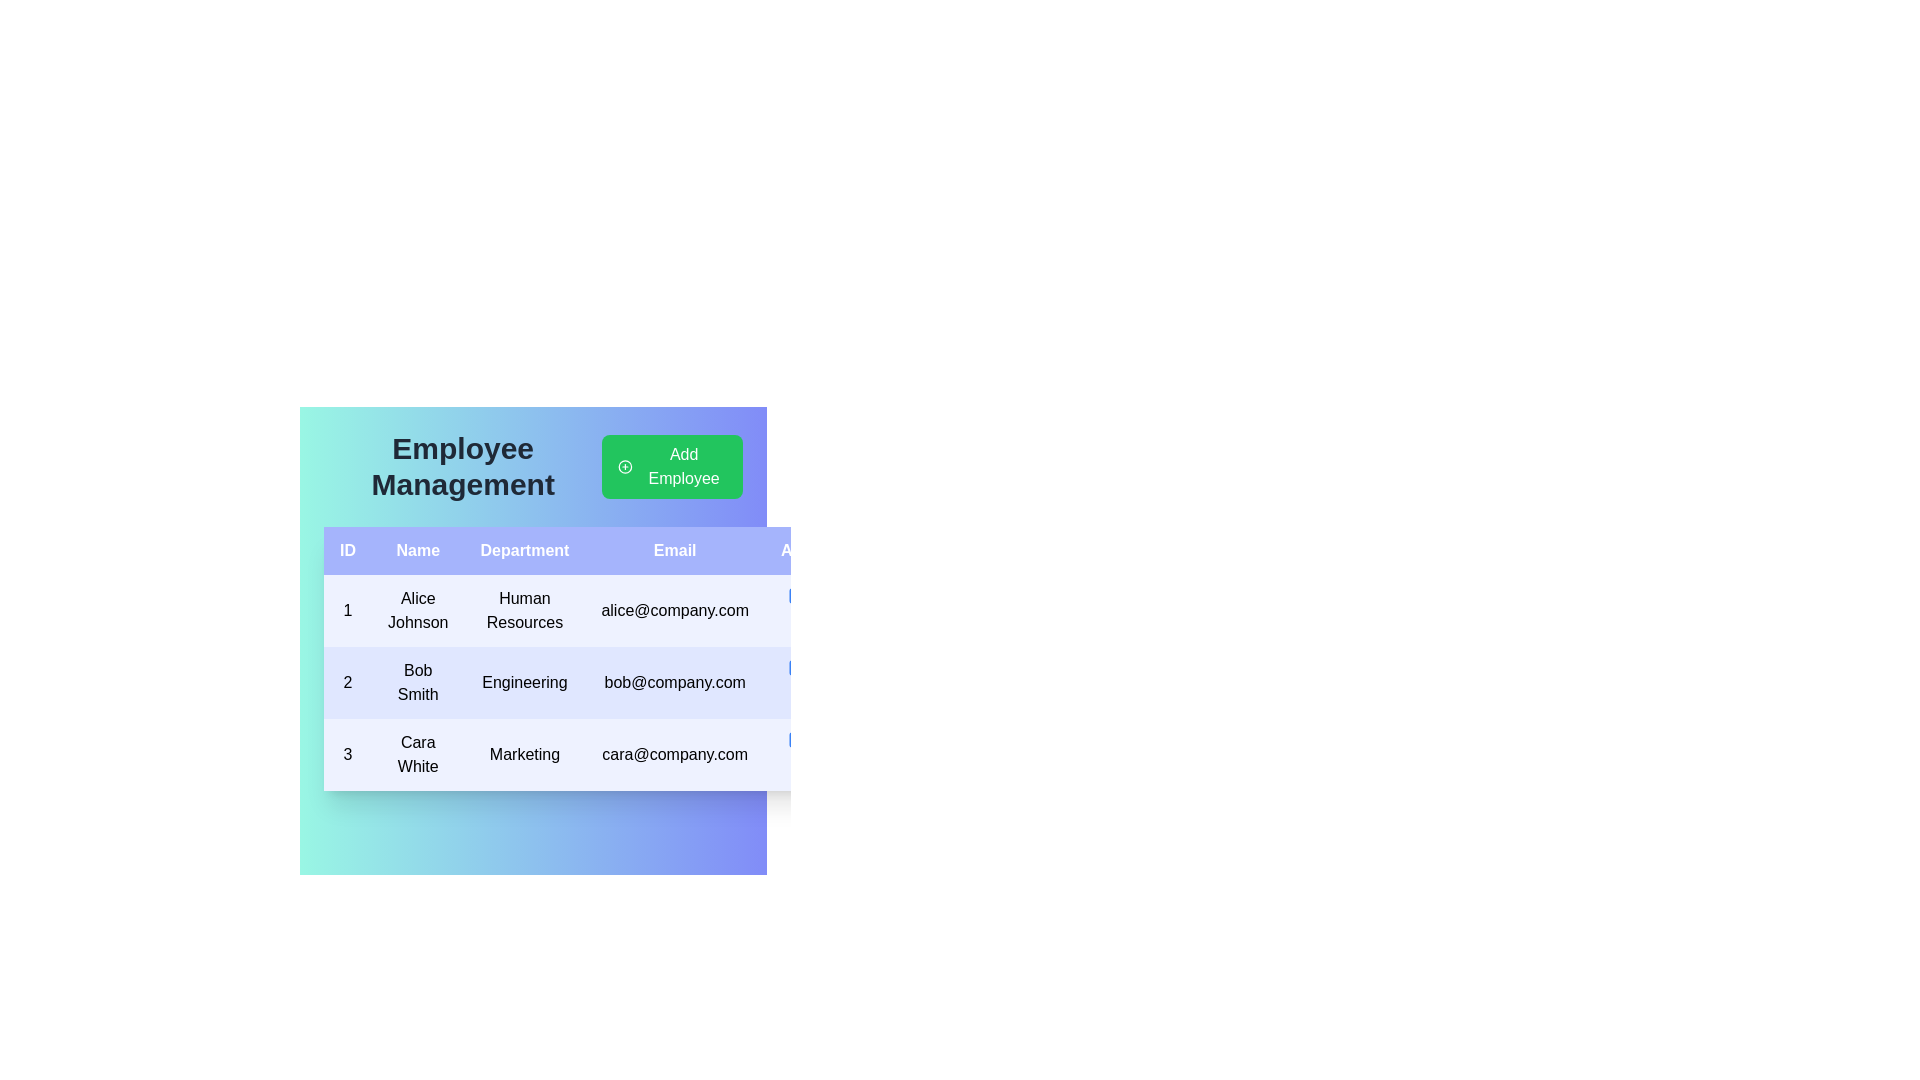  What do you see at coordinates (533, 466) in the screenshot?
I see `the 'Employee Management' section which includes the 'Add Employee' button, located at the top of the interface with a gradient background and bold text` at bounding box center [533, 466].